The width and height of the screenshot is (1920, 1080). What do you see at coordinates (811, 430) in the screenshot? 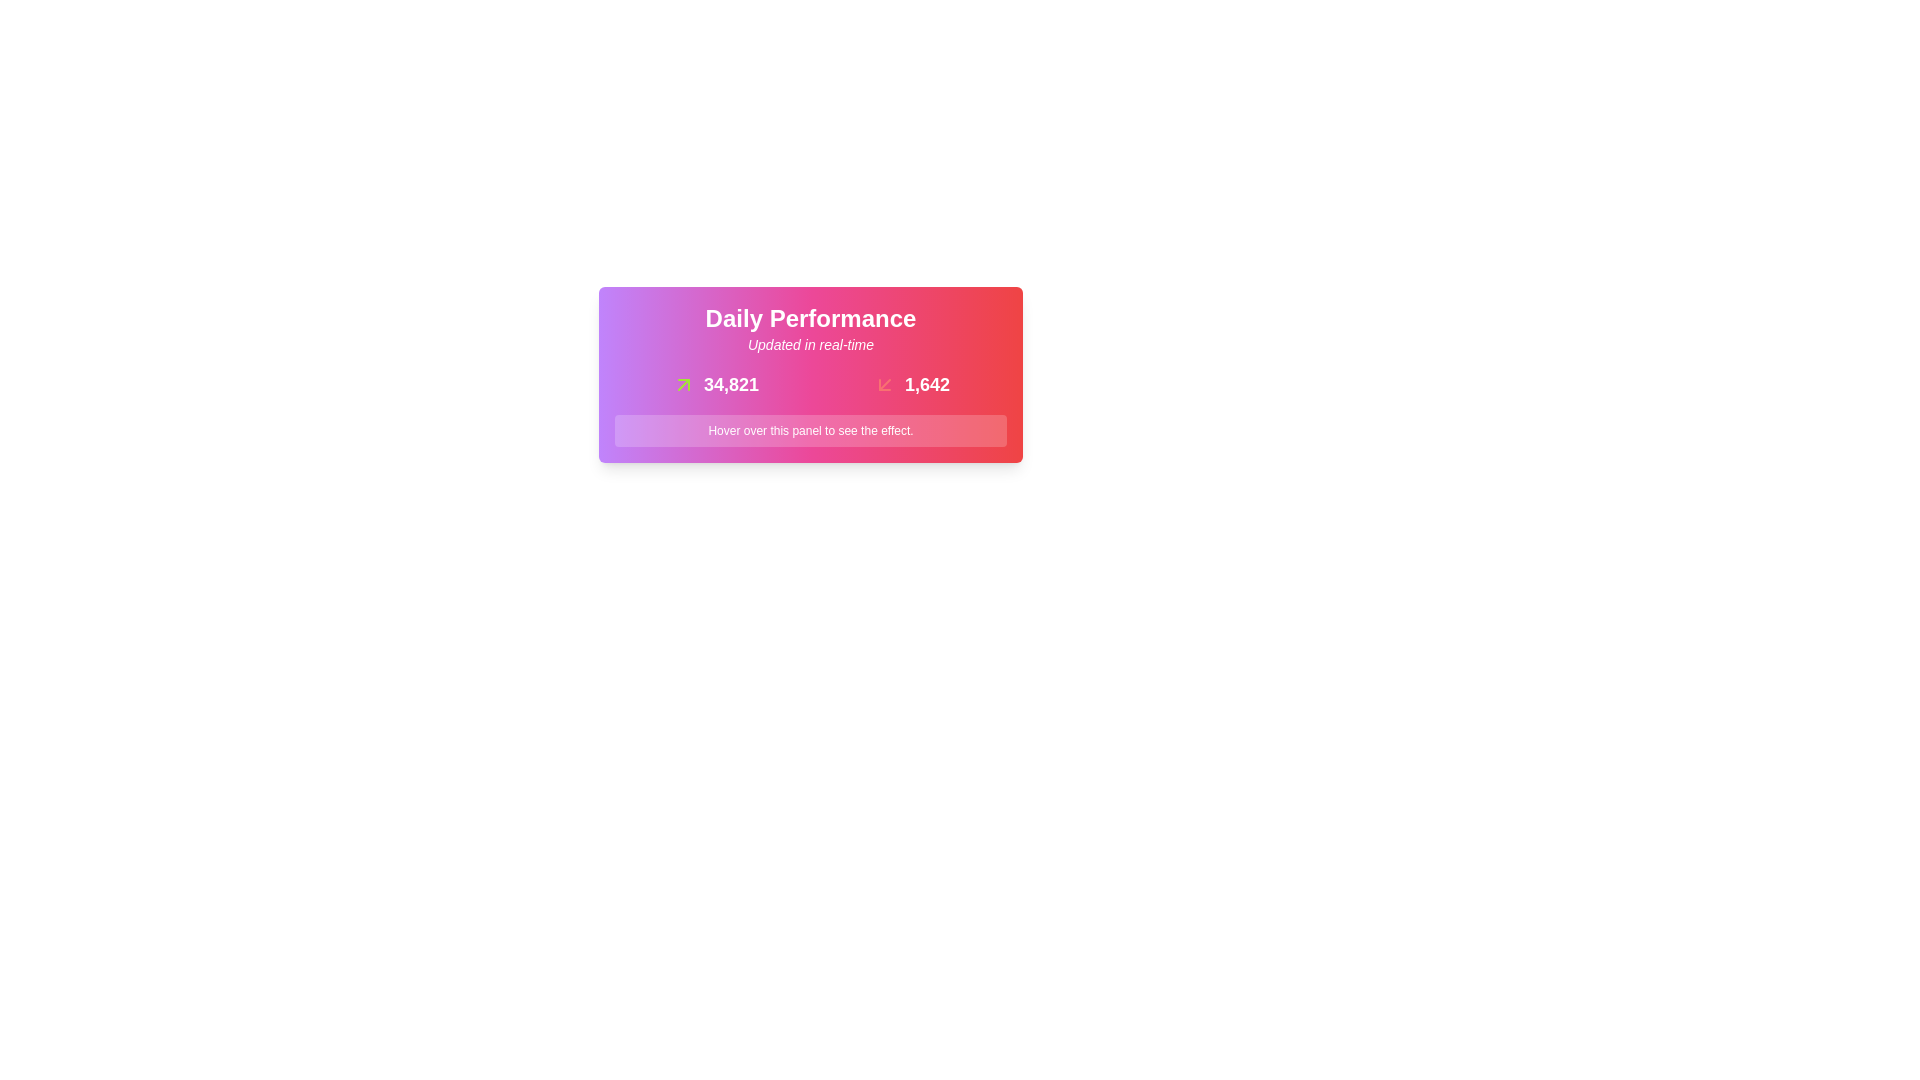
I see `the Interactive Panel displaying the message 'Hover over this panel` at bounding box center [811, 430].